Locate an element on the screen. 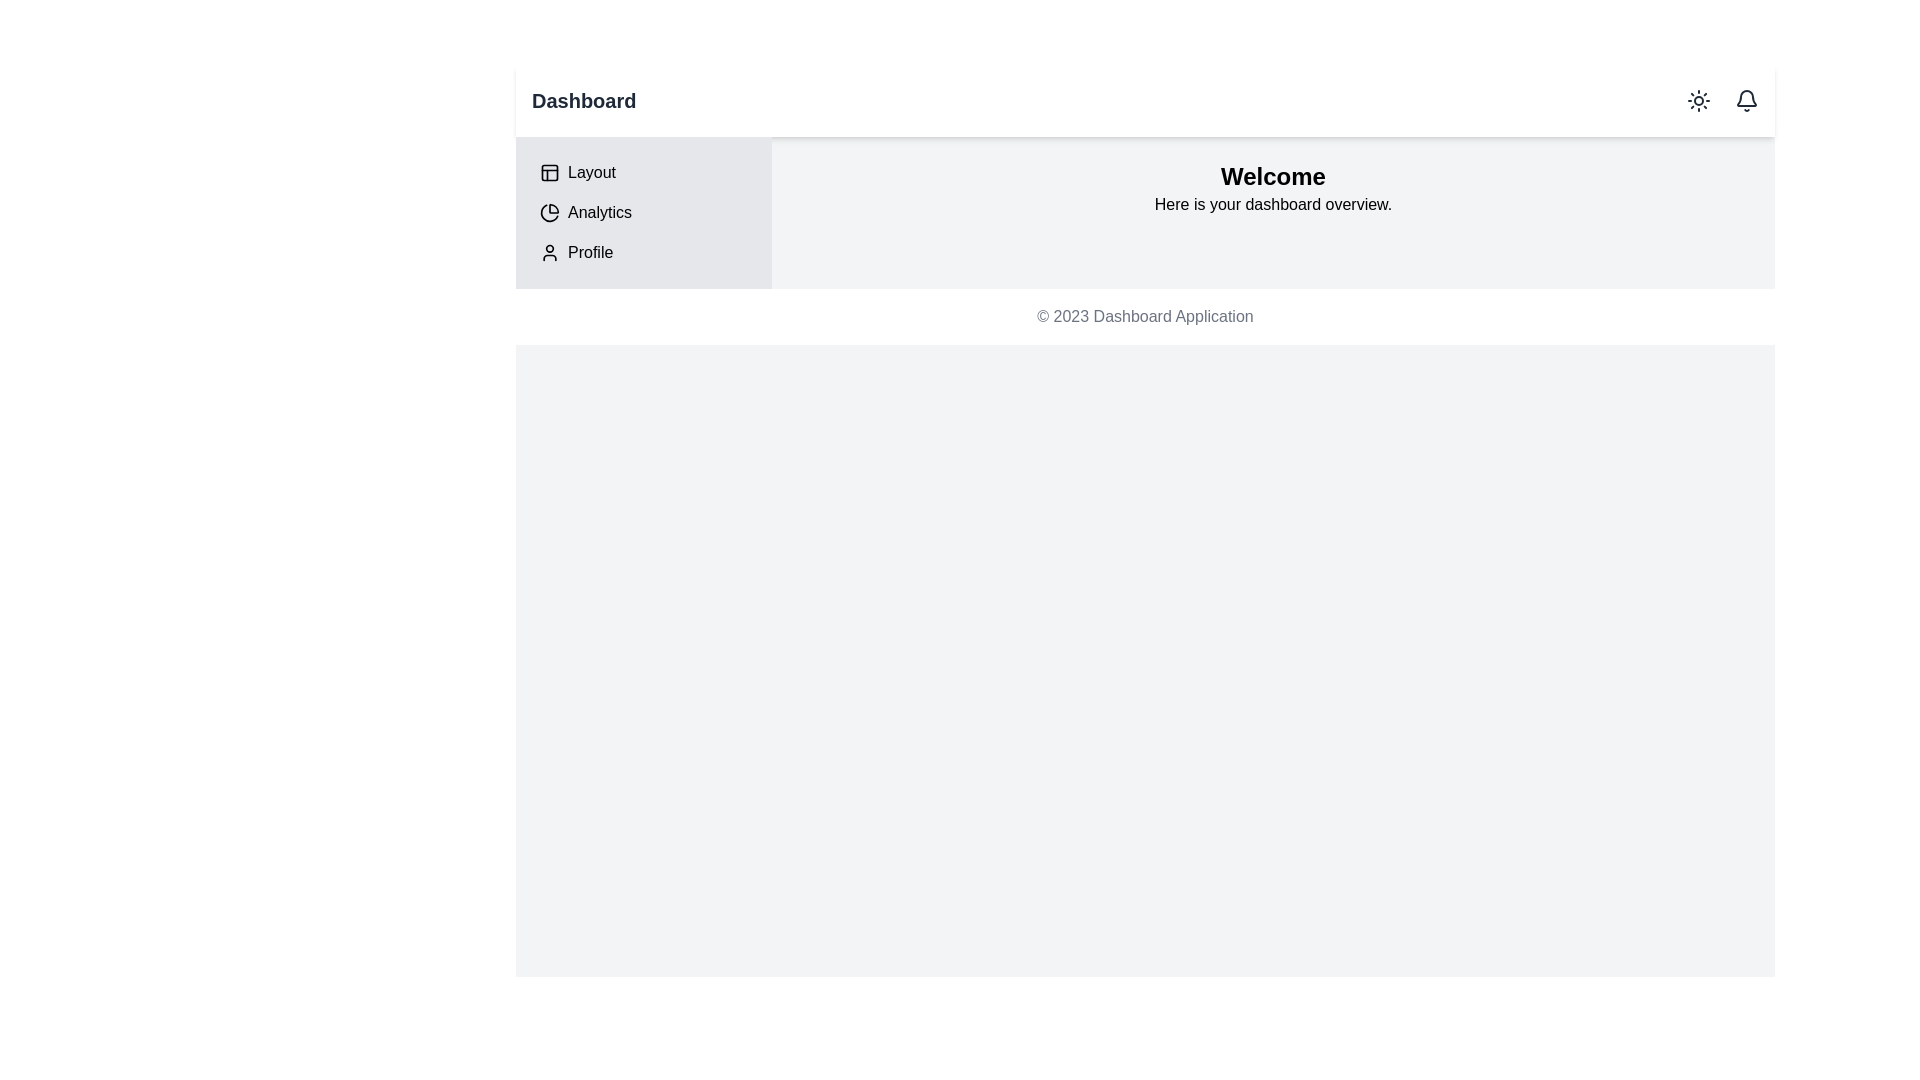  the Text Label located in the top bar of the application interface, positioned towards the left side, serving as a header or title is located at coordinates (583, 100).